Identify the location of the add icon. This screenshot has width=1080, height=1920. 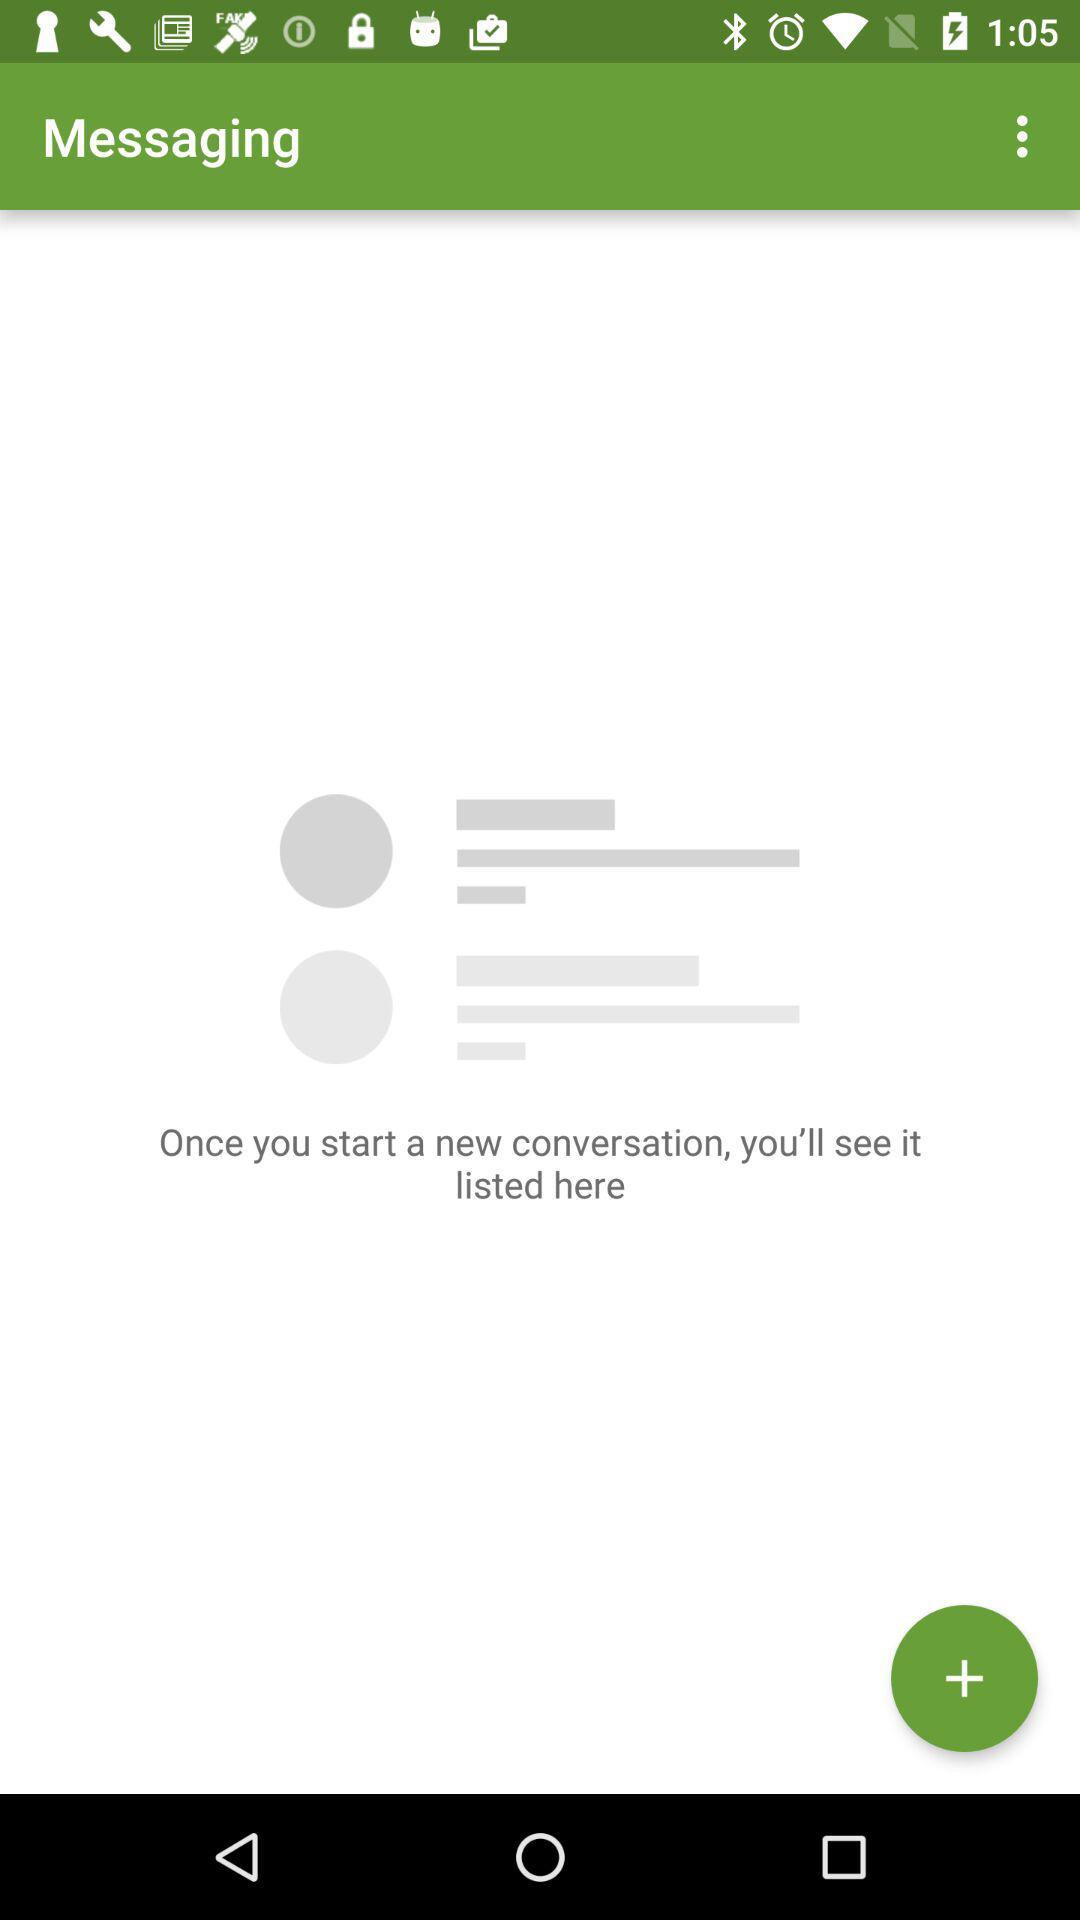
(963, 1678).